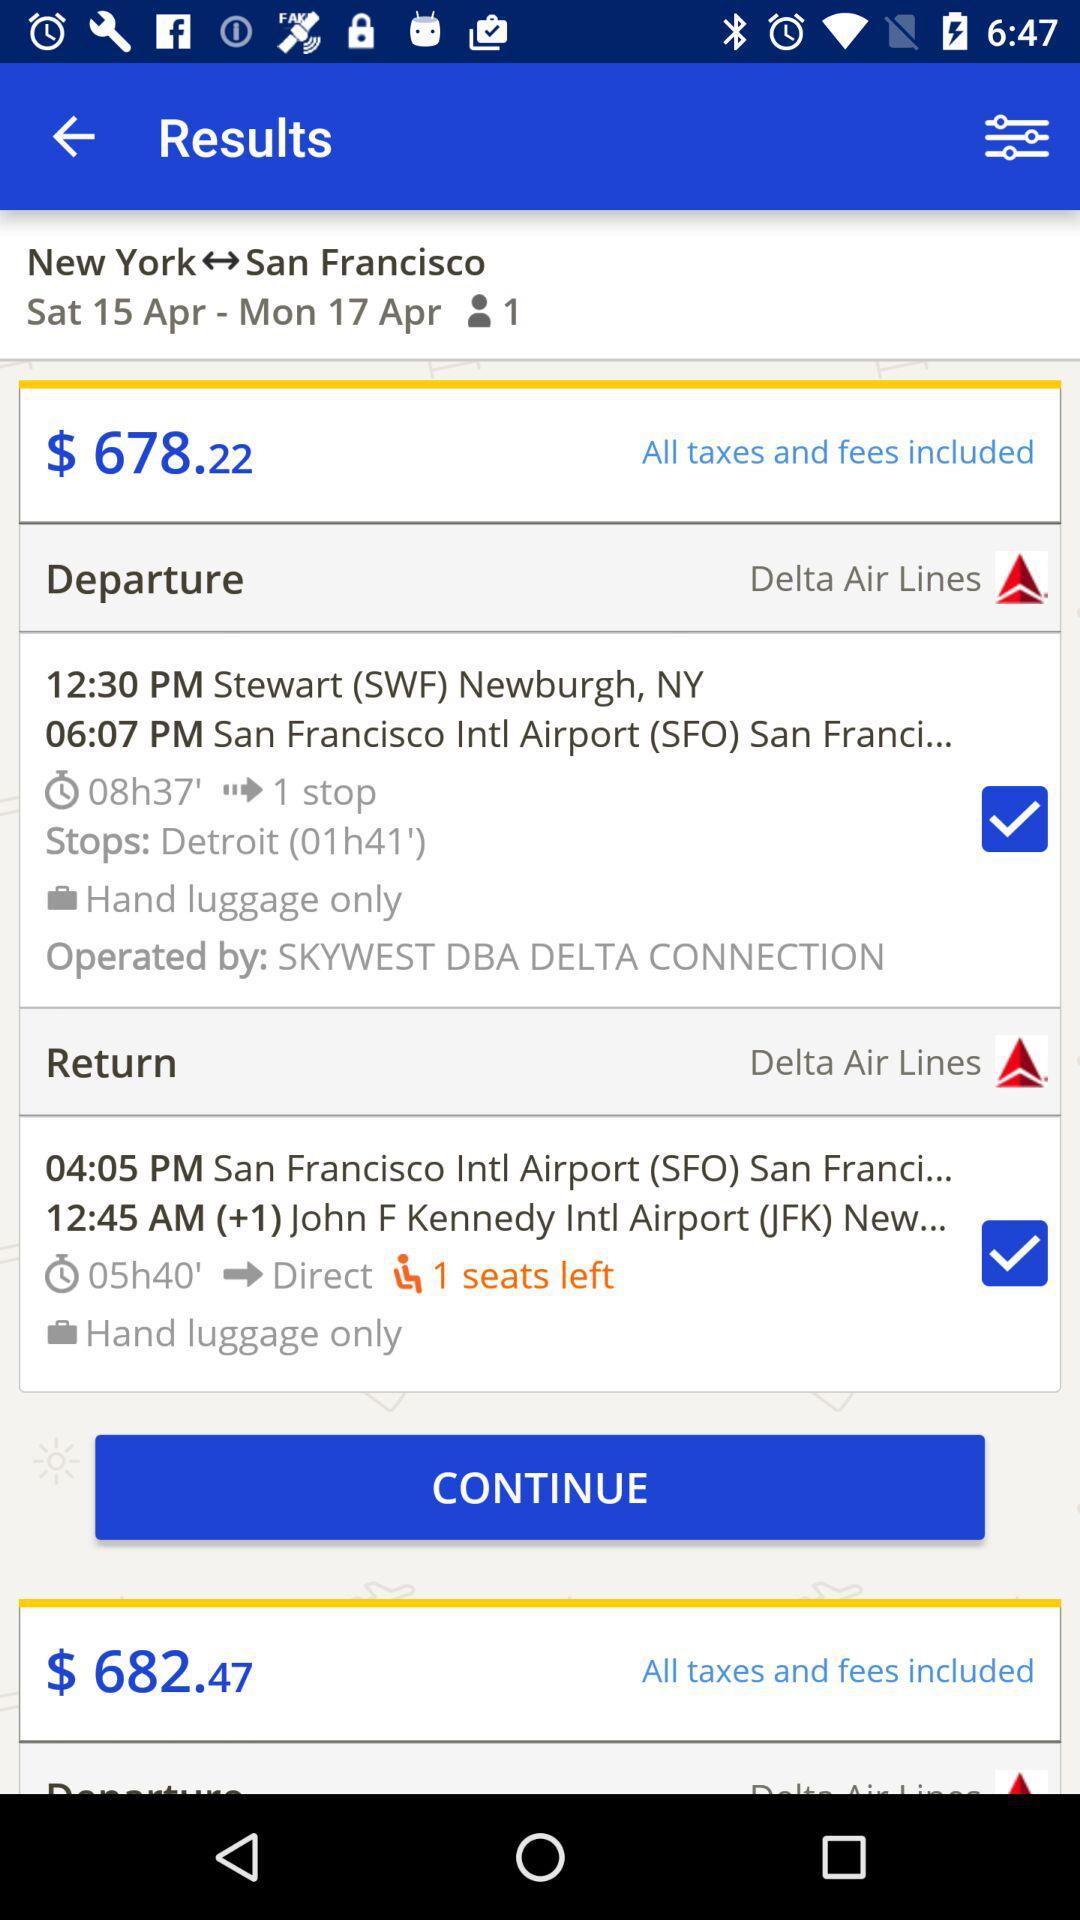 The width and height of the screenshot is (1080, 1920). What do you see at coordinates (540, 1487) in the screenshot?
I see `continue` at bounding box center [540, 1487].